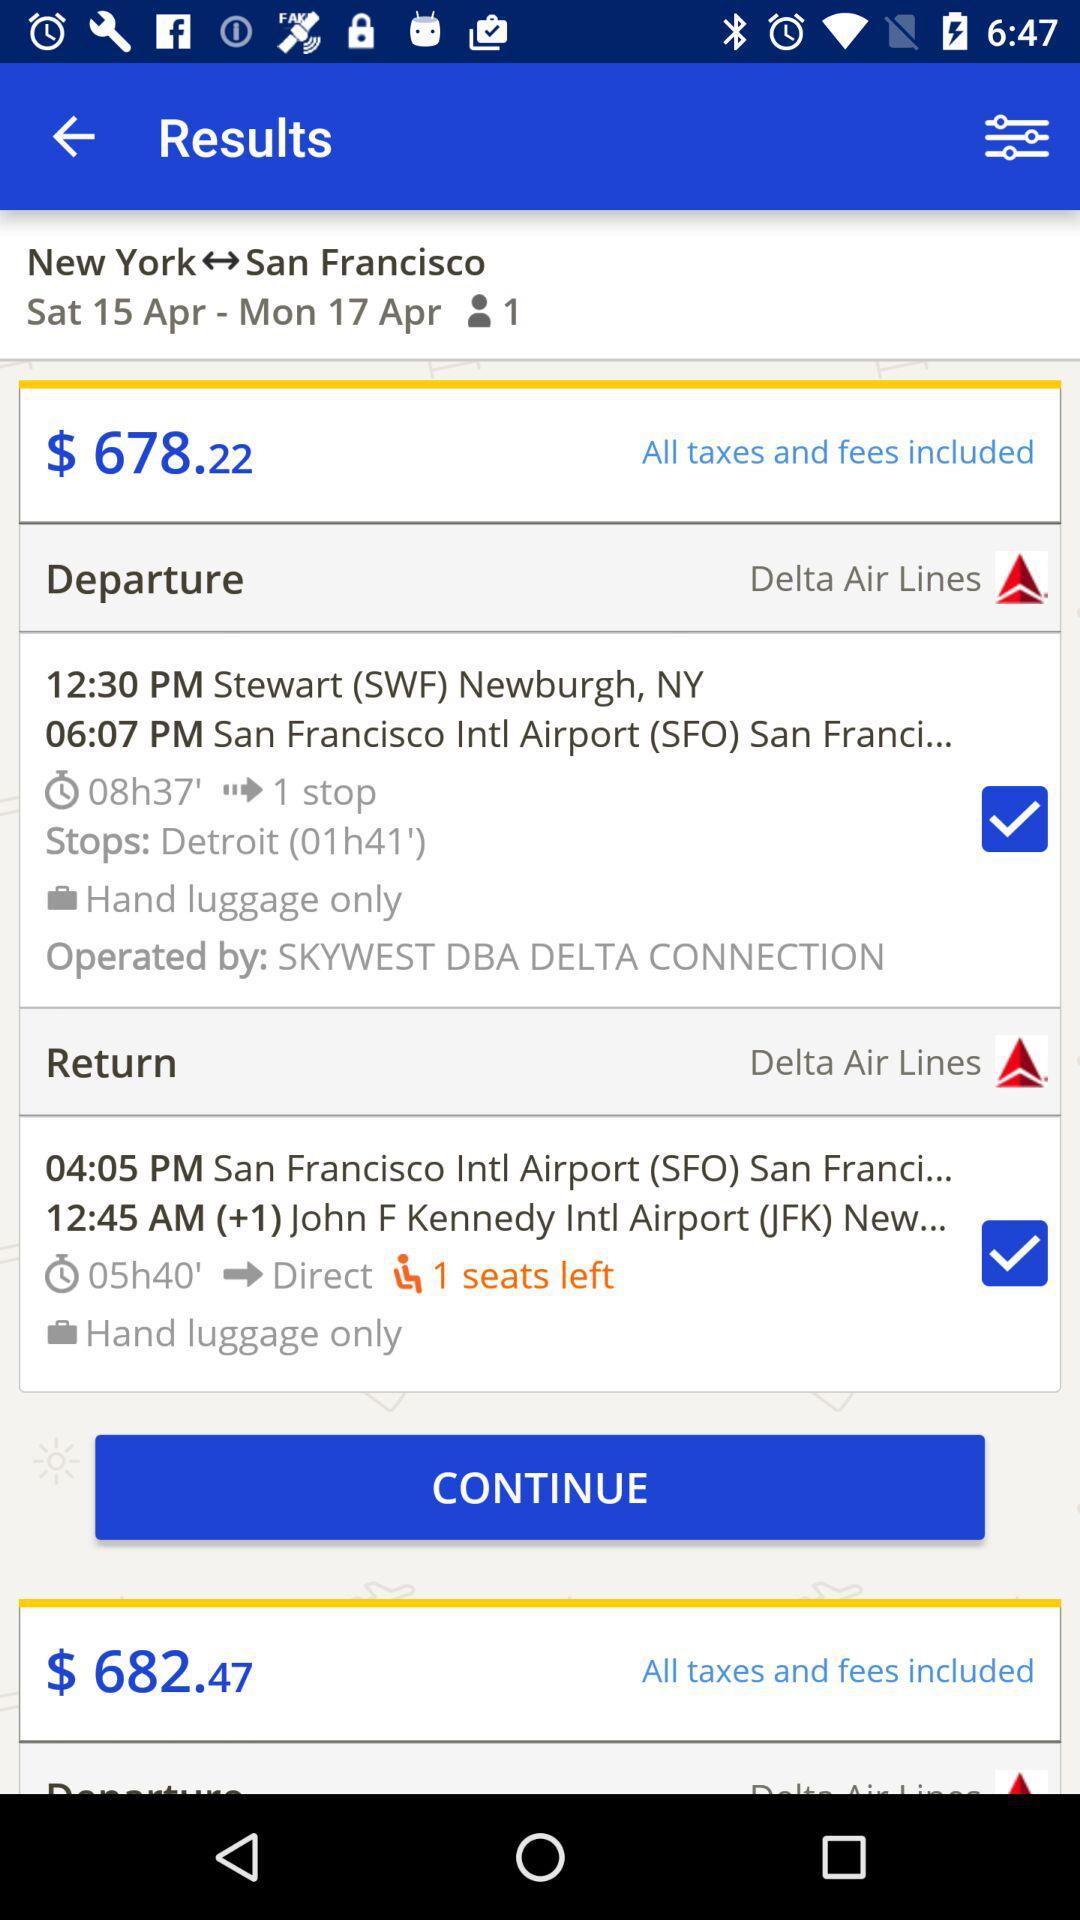 The width and height of the screenshot is (1080, 1920). What do you see at coordinates (540, 1487) in the screenshot?
I see `continue` at bounding box center [540, 1487].